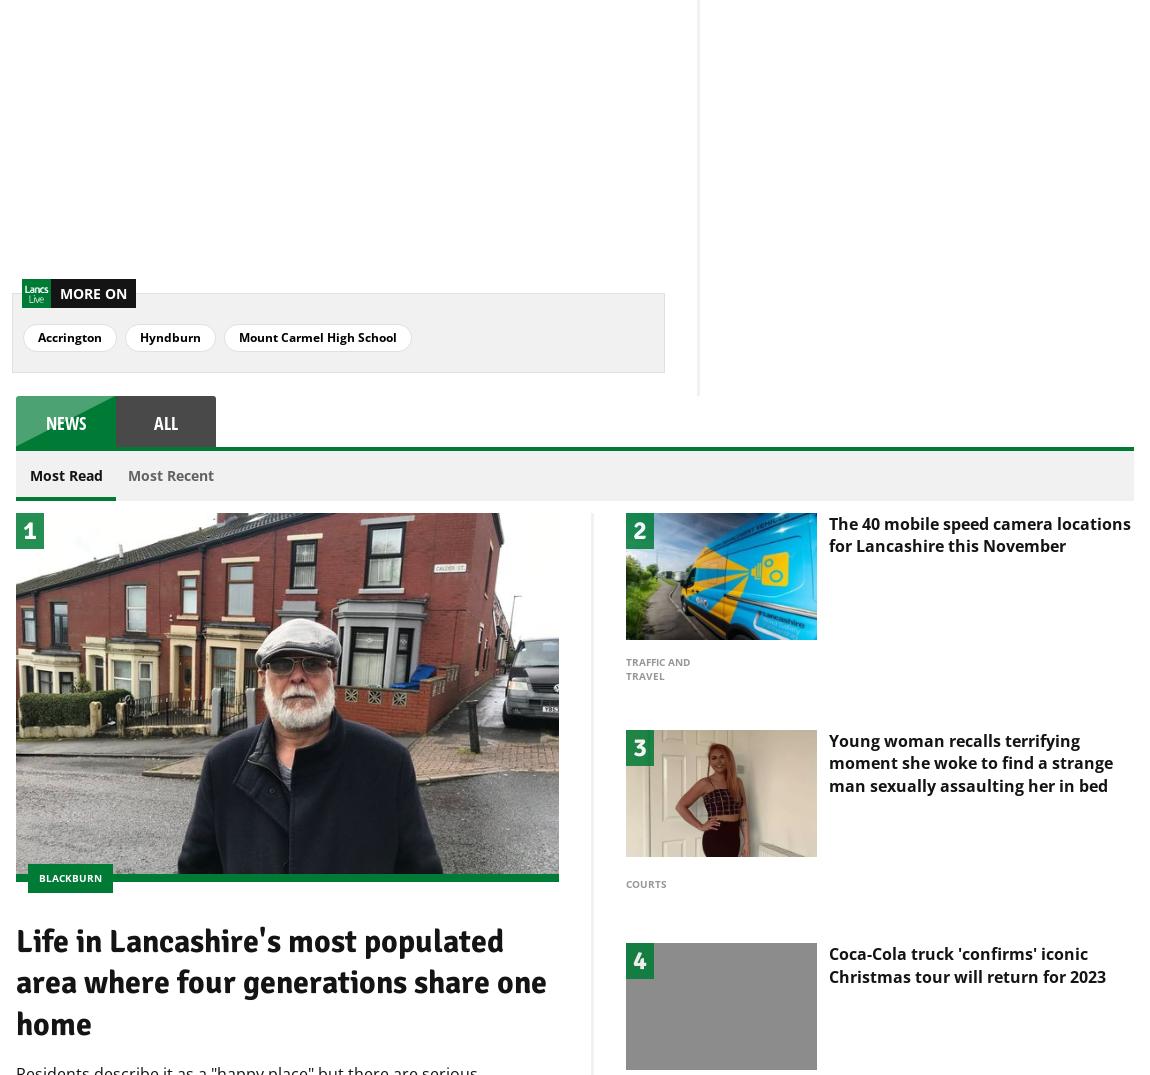 Image resolution: width=1150 pixels, height=1075 pixels. I want to click on 'Hyndburn', so click(138, 302).